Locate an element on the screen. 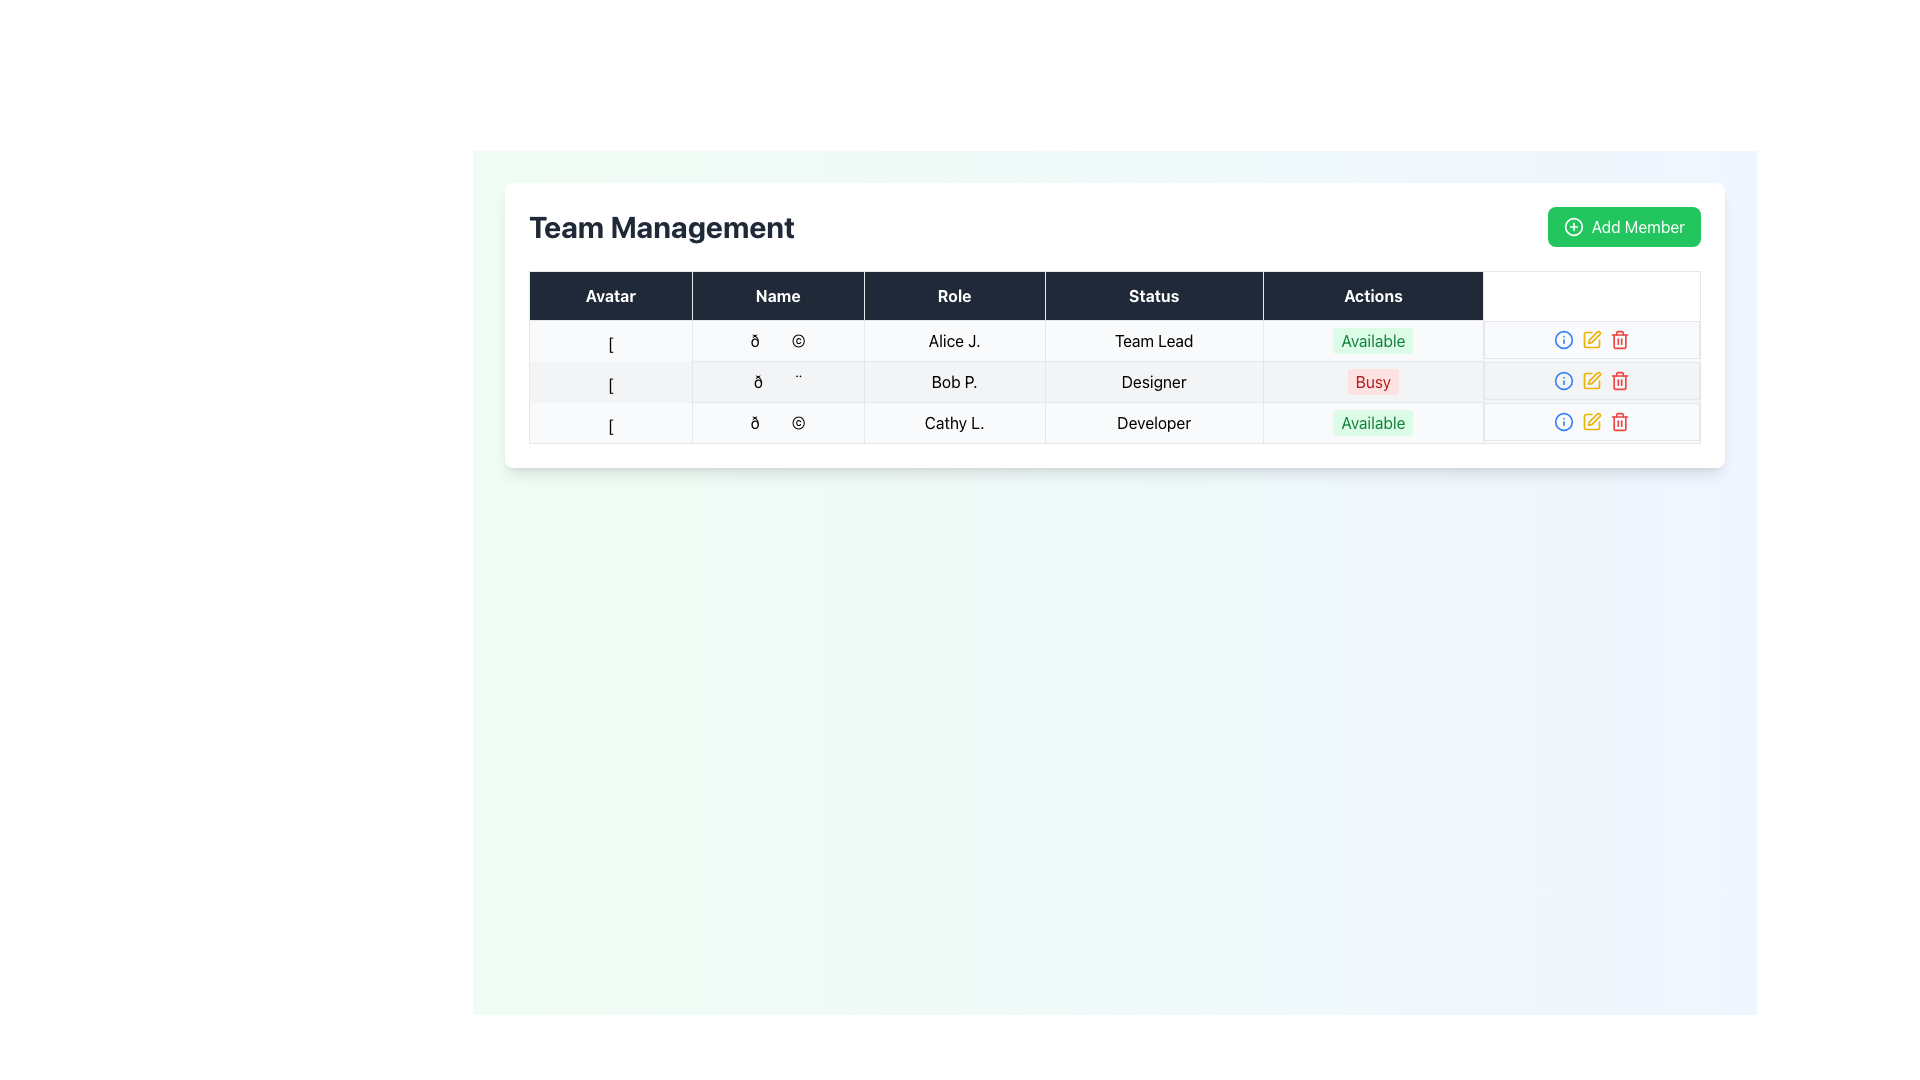 This screenshot has height=1080, width=1920. the pen icon in the 'Actions' column of the second row for 'Bob P.' is located at coordinates (1593, 418).